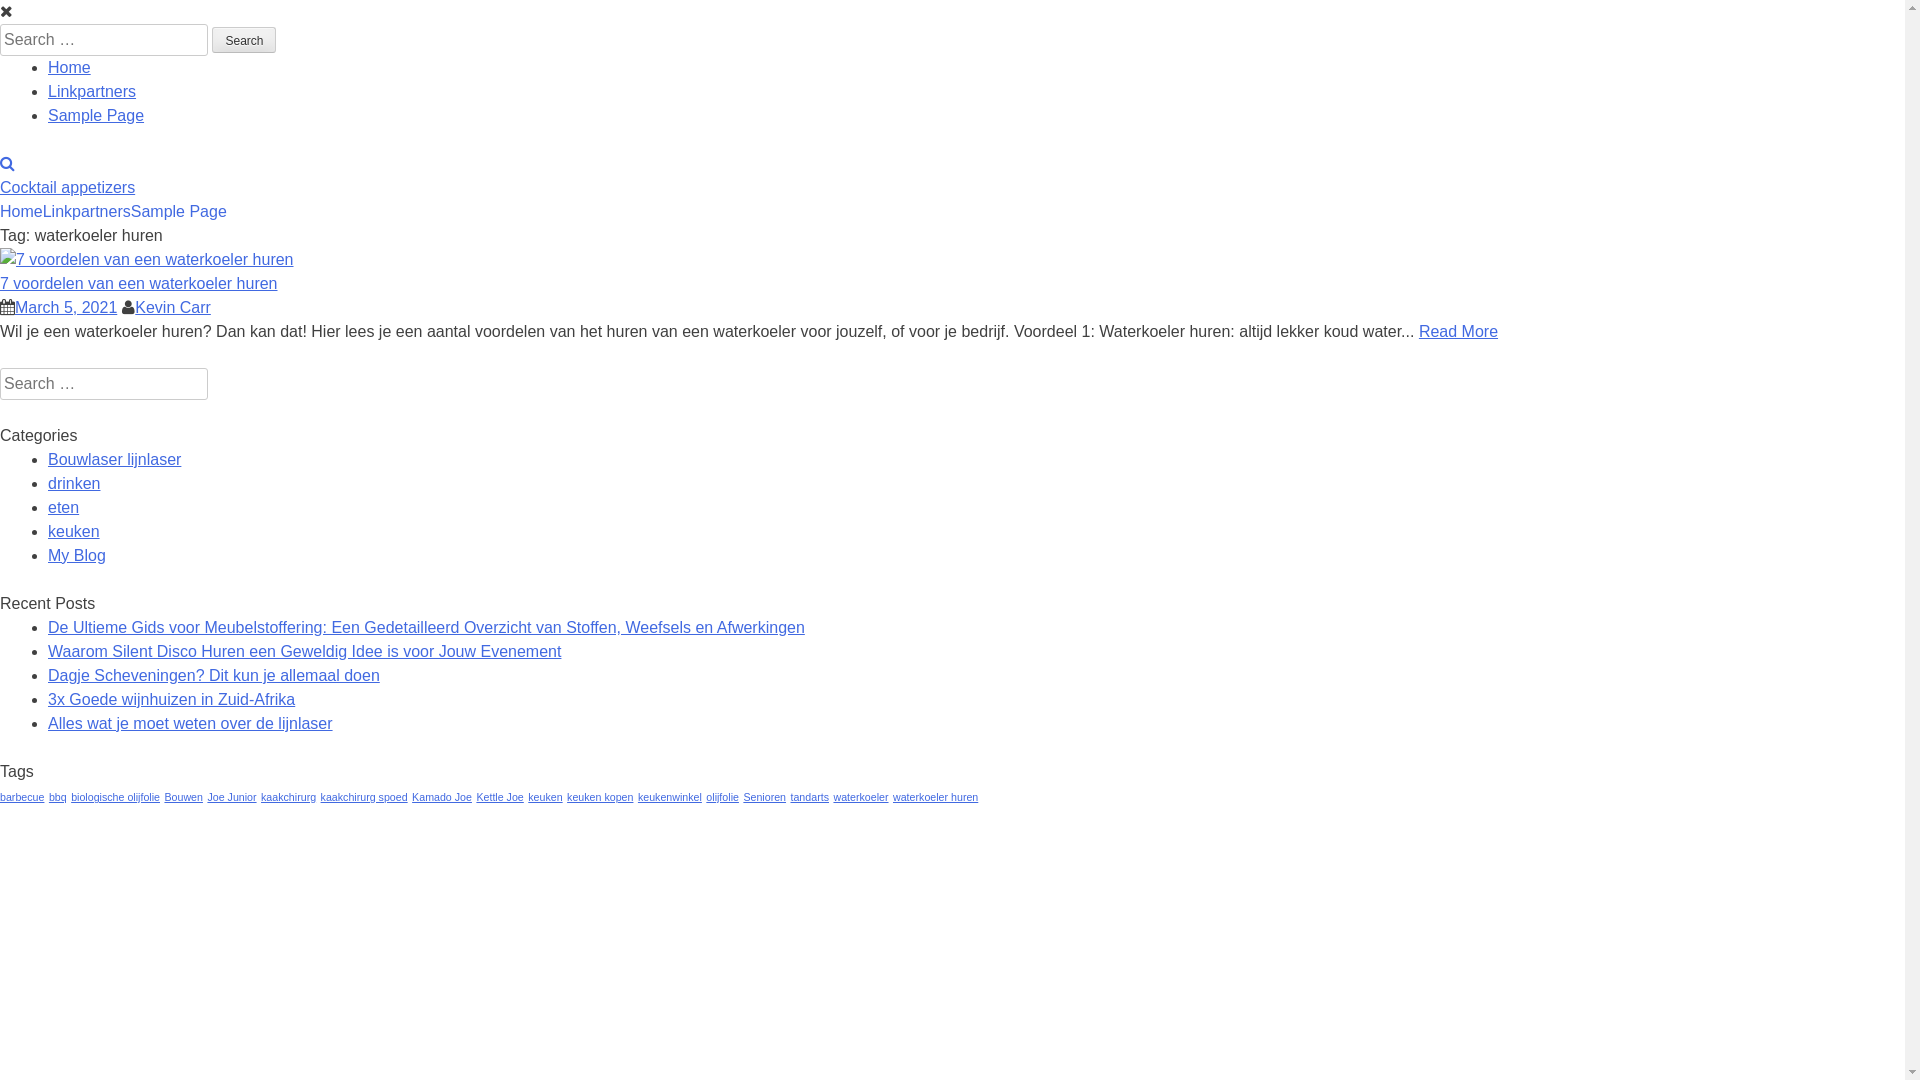  What do you see at coordinates (67, 187) in the screenshot?
I see `'Cocktail appetizers'` at bounding box center [67, 187].